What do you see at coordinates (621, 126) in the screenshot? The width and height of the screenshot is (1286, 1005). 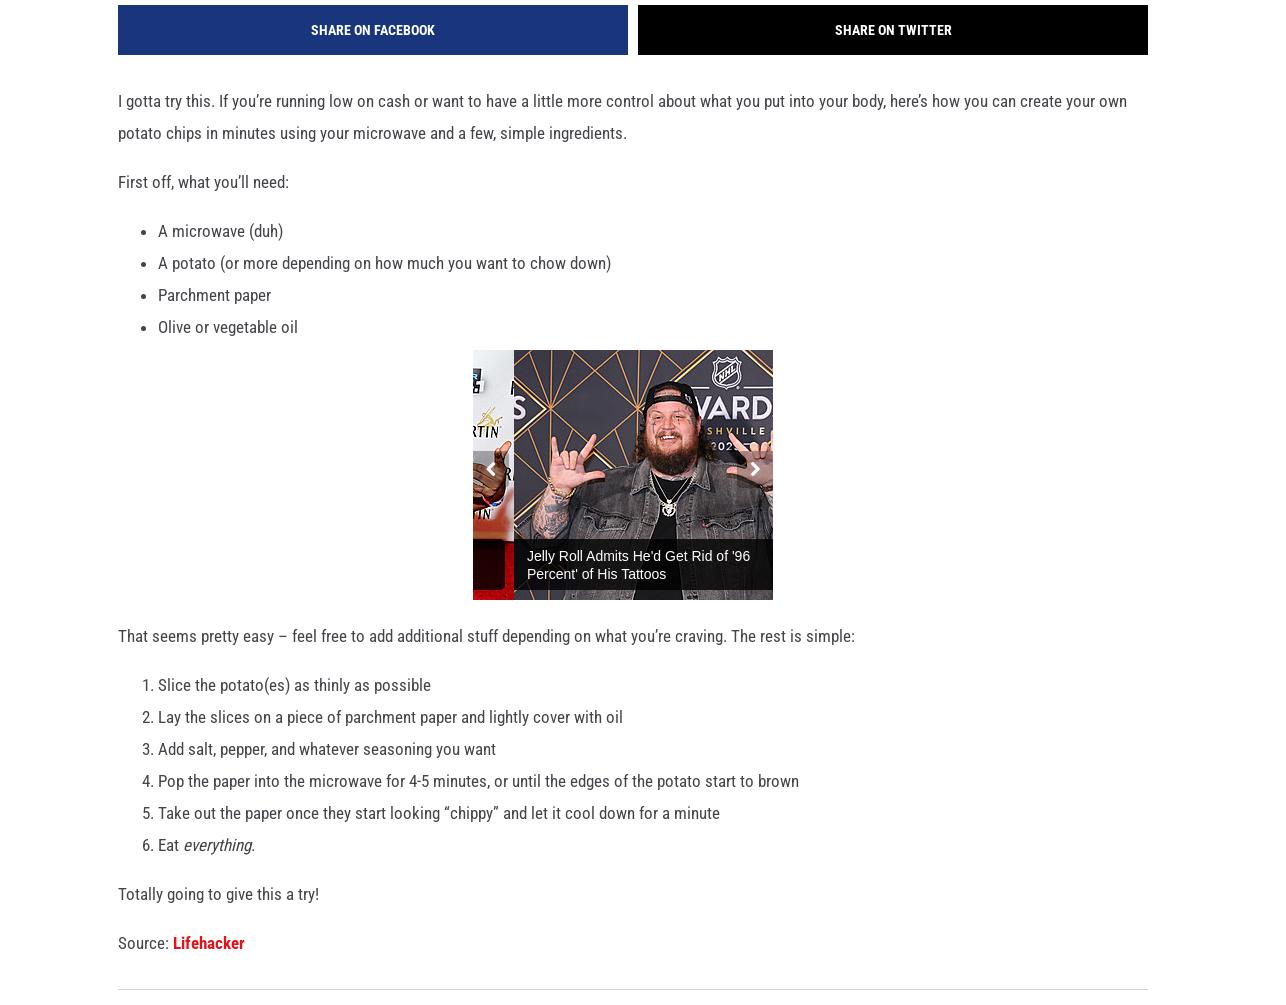 I see `'I gotta try this. If you’re running low on cash or want to have a little more control about what you put into your body, here’s how you can create your own potato chips in minutes using your microwave and a few, simple ingredients.'` at bounding box center [621, 126].